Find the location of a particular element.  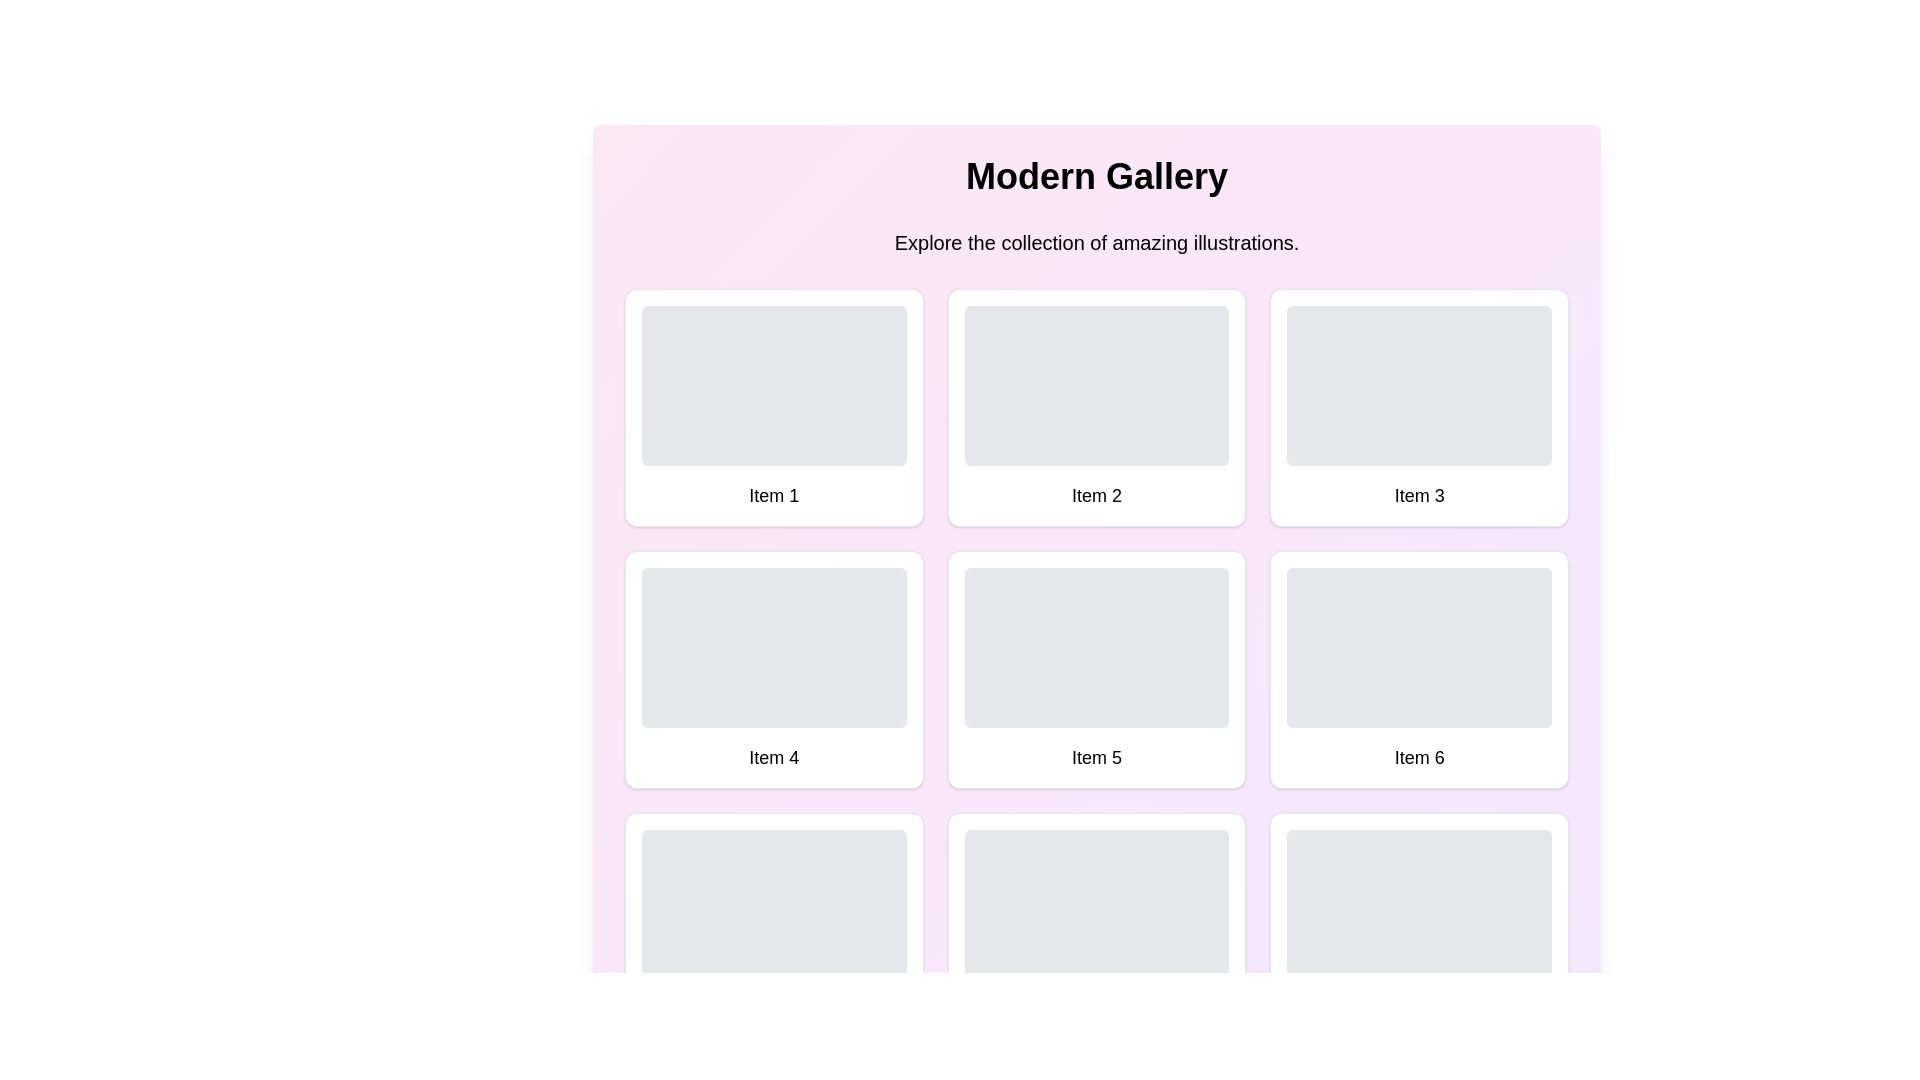

text of the static header element 'Modern Gallery', which is a centered heading styled in a large bold font against a light pink gradient background is located at coordinates (1096, 176).